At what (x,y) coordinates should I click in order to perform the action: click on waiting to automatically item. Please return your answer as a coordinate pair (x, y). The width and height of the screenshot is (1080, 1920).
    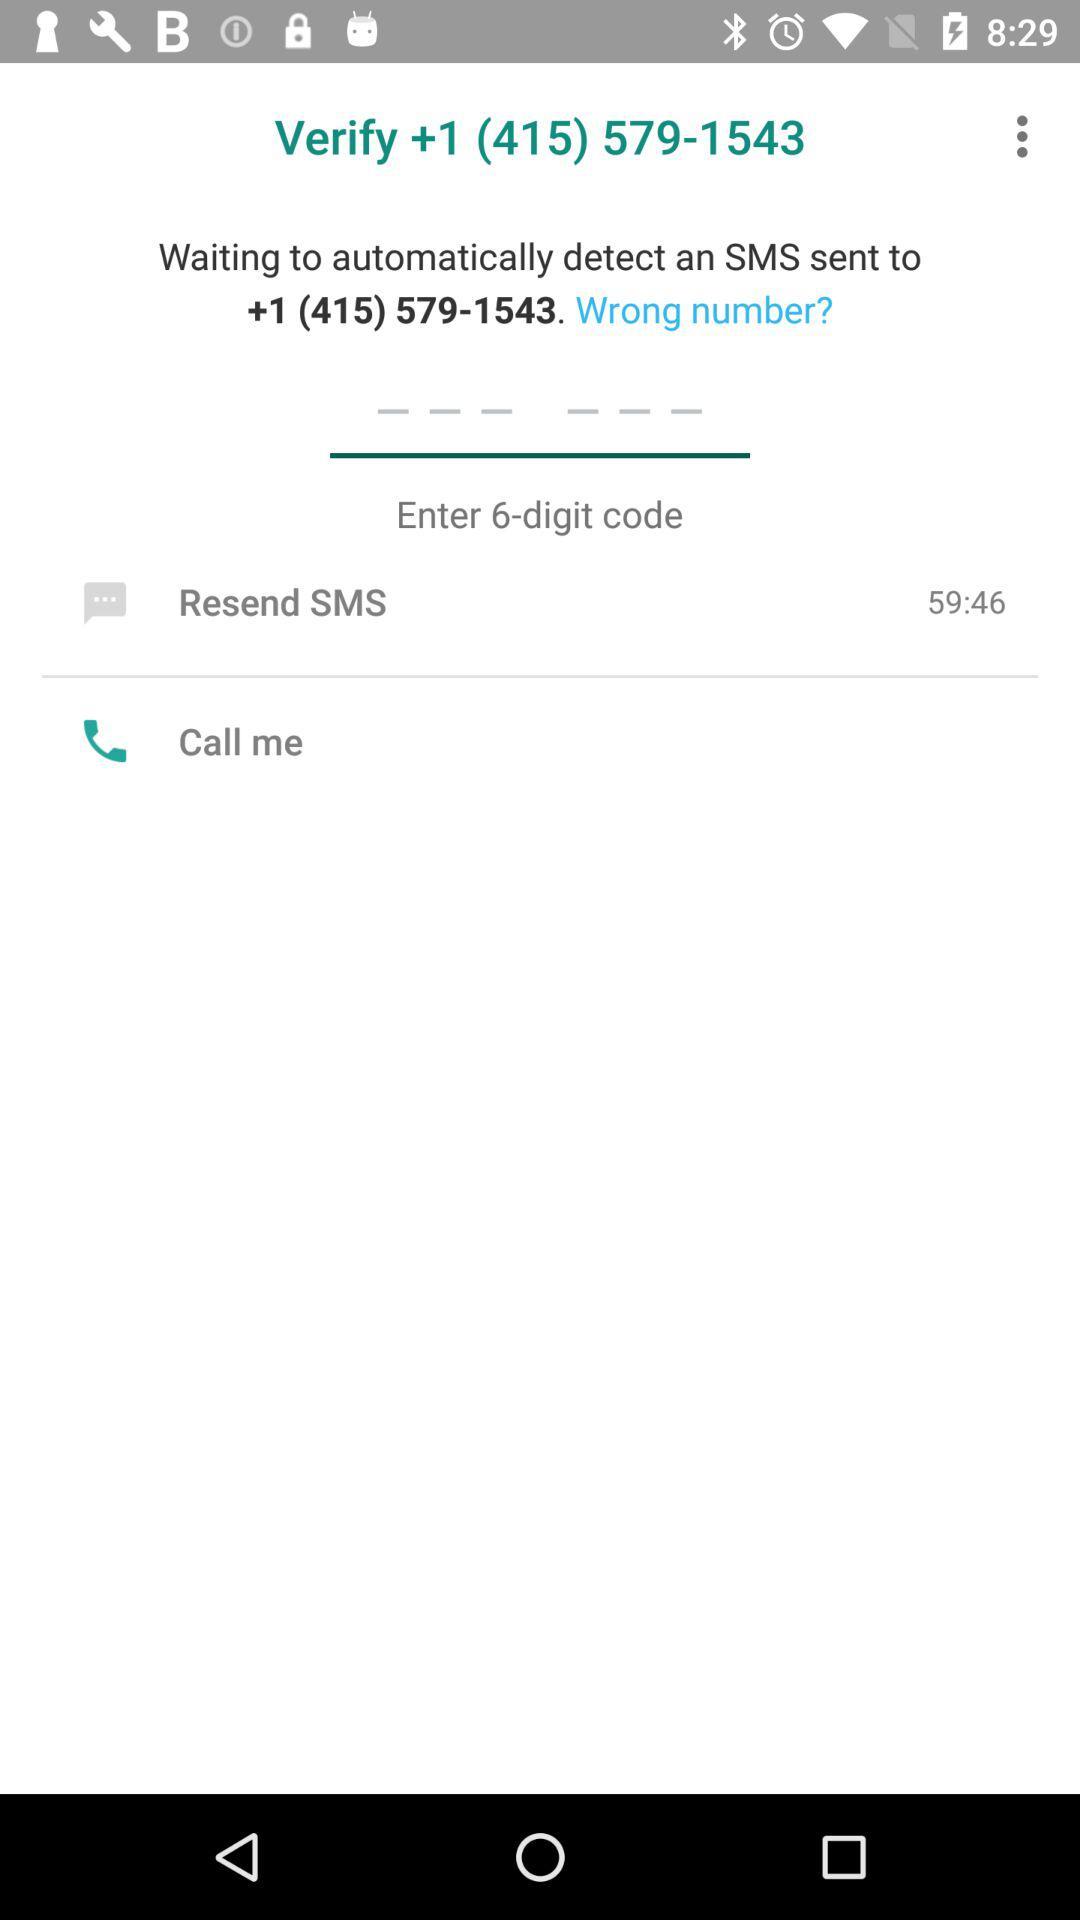
    Looking at the image, I should click on (540, 281).